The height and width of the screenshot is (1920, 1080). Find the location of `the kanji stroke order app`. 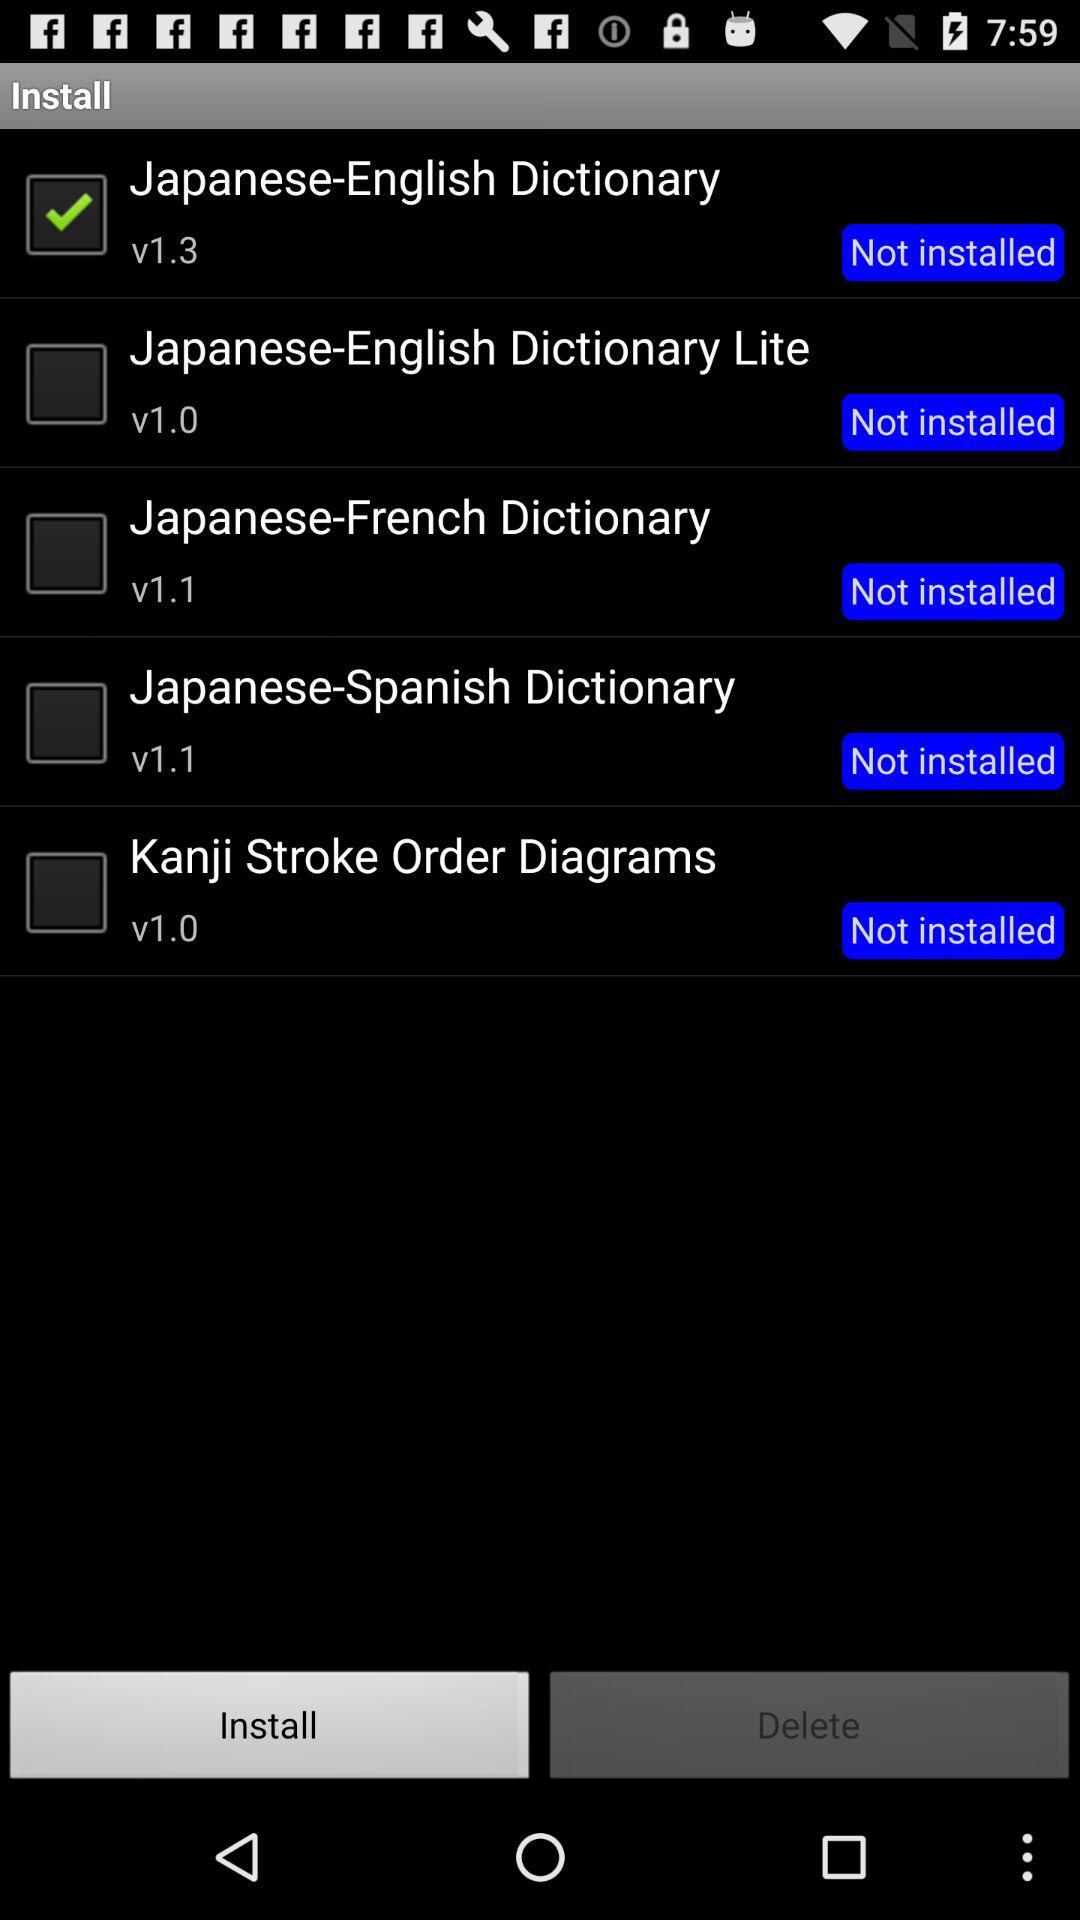

the kanji stroke order app is located at coordinates (588, 854).